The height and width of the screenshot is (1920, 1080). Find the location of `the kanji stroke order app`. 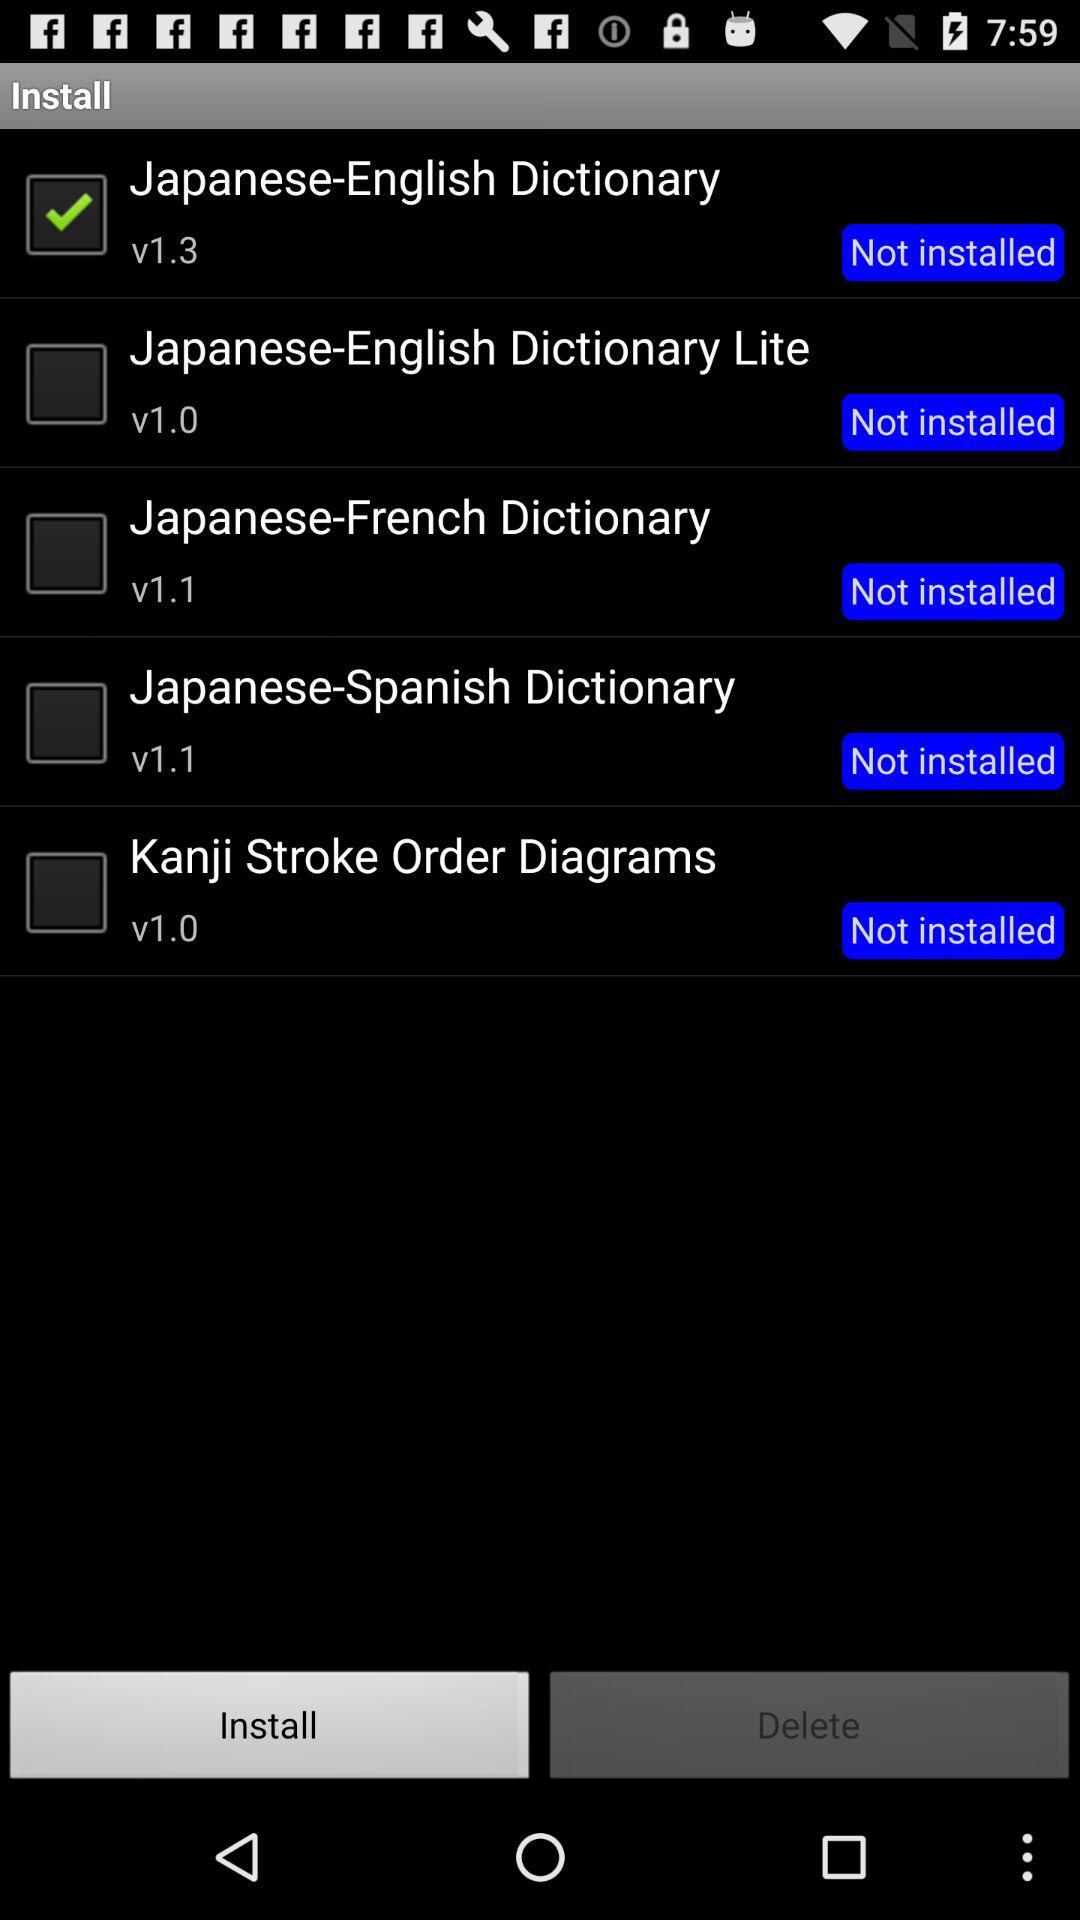

the kanji stroke order app is located at coordinates (588, 854).